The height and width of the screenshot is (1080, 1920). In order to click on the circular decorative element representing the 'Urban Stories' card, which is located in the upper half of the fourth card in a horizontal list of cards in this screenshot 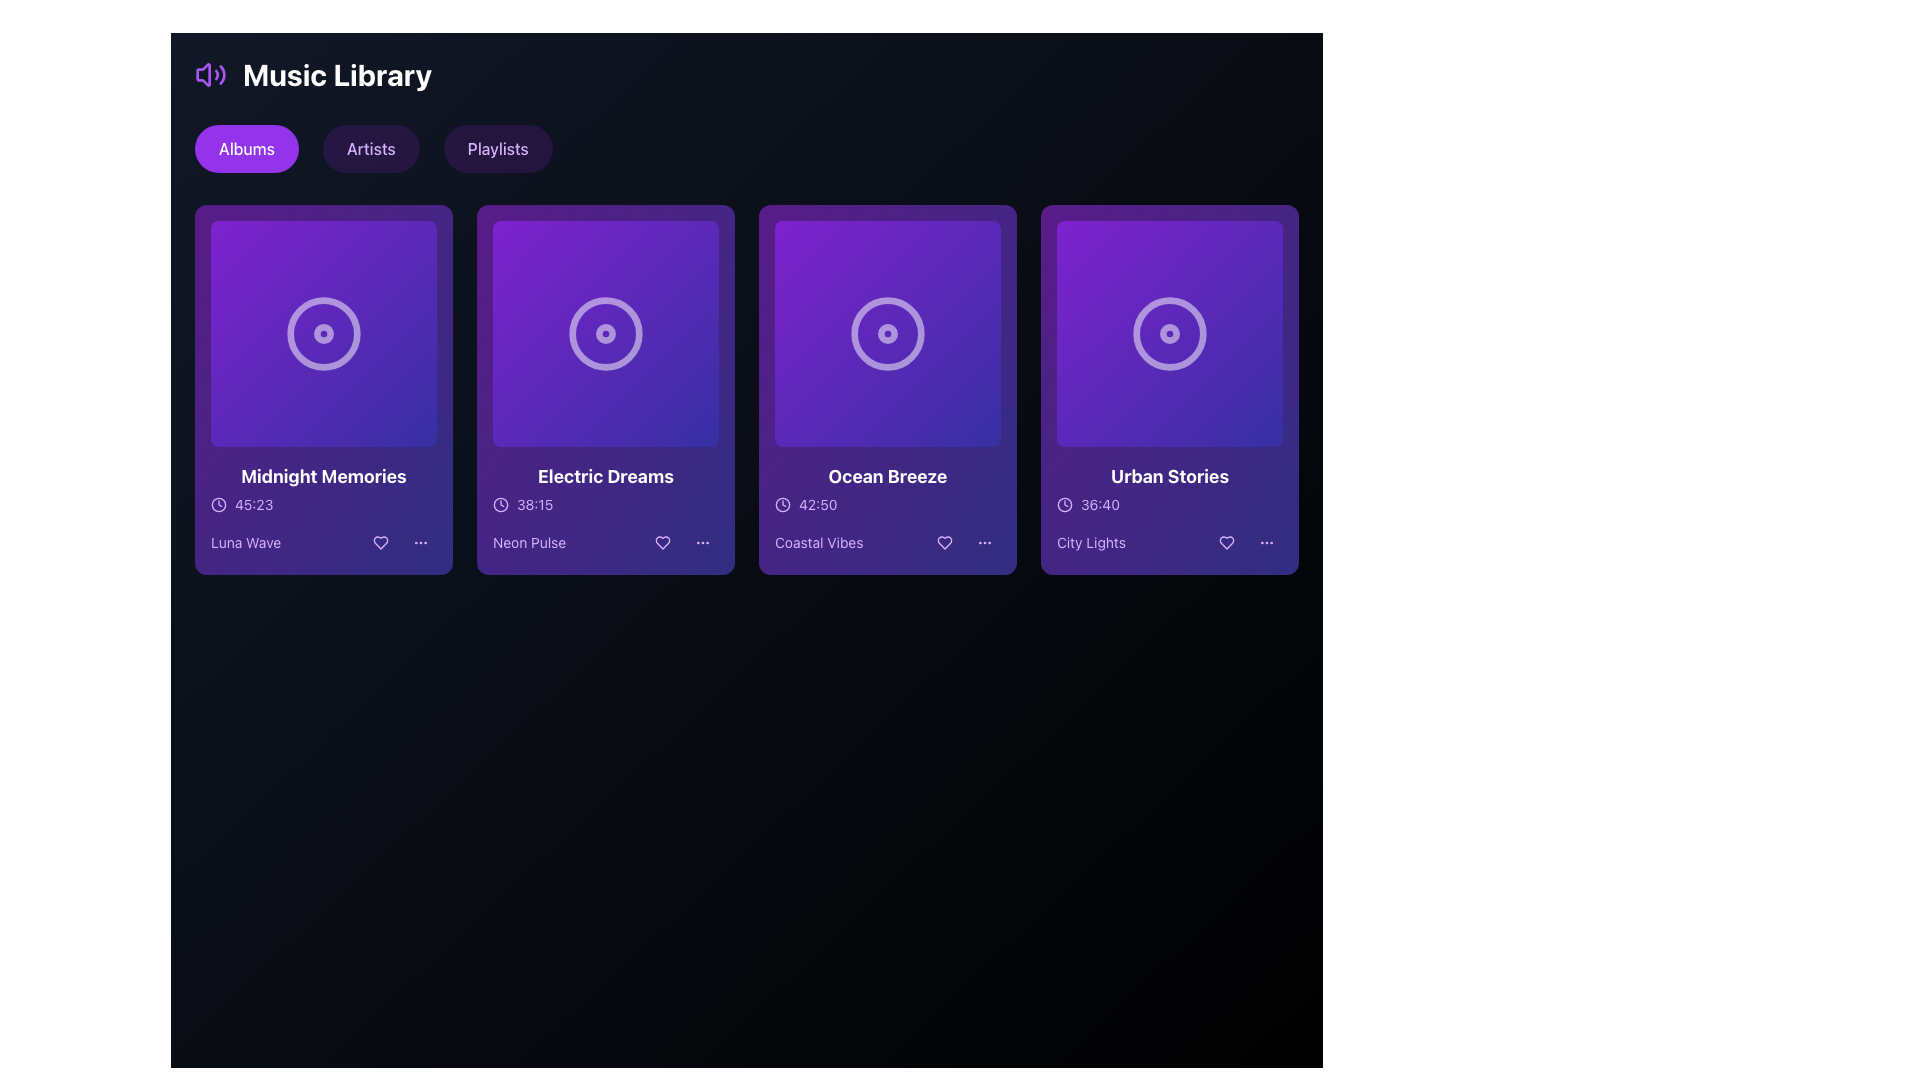, I will do `click(1170, 333)`.